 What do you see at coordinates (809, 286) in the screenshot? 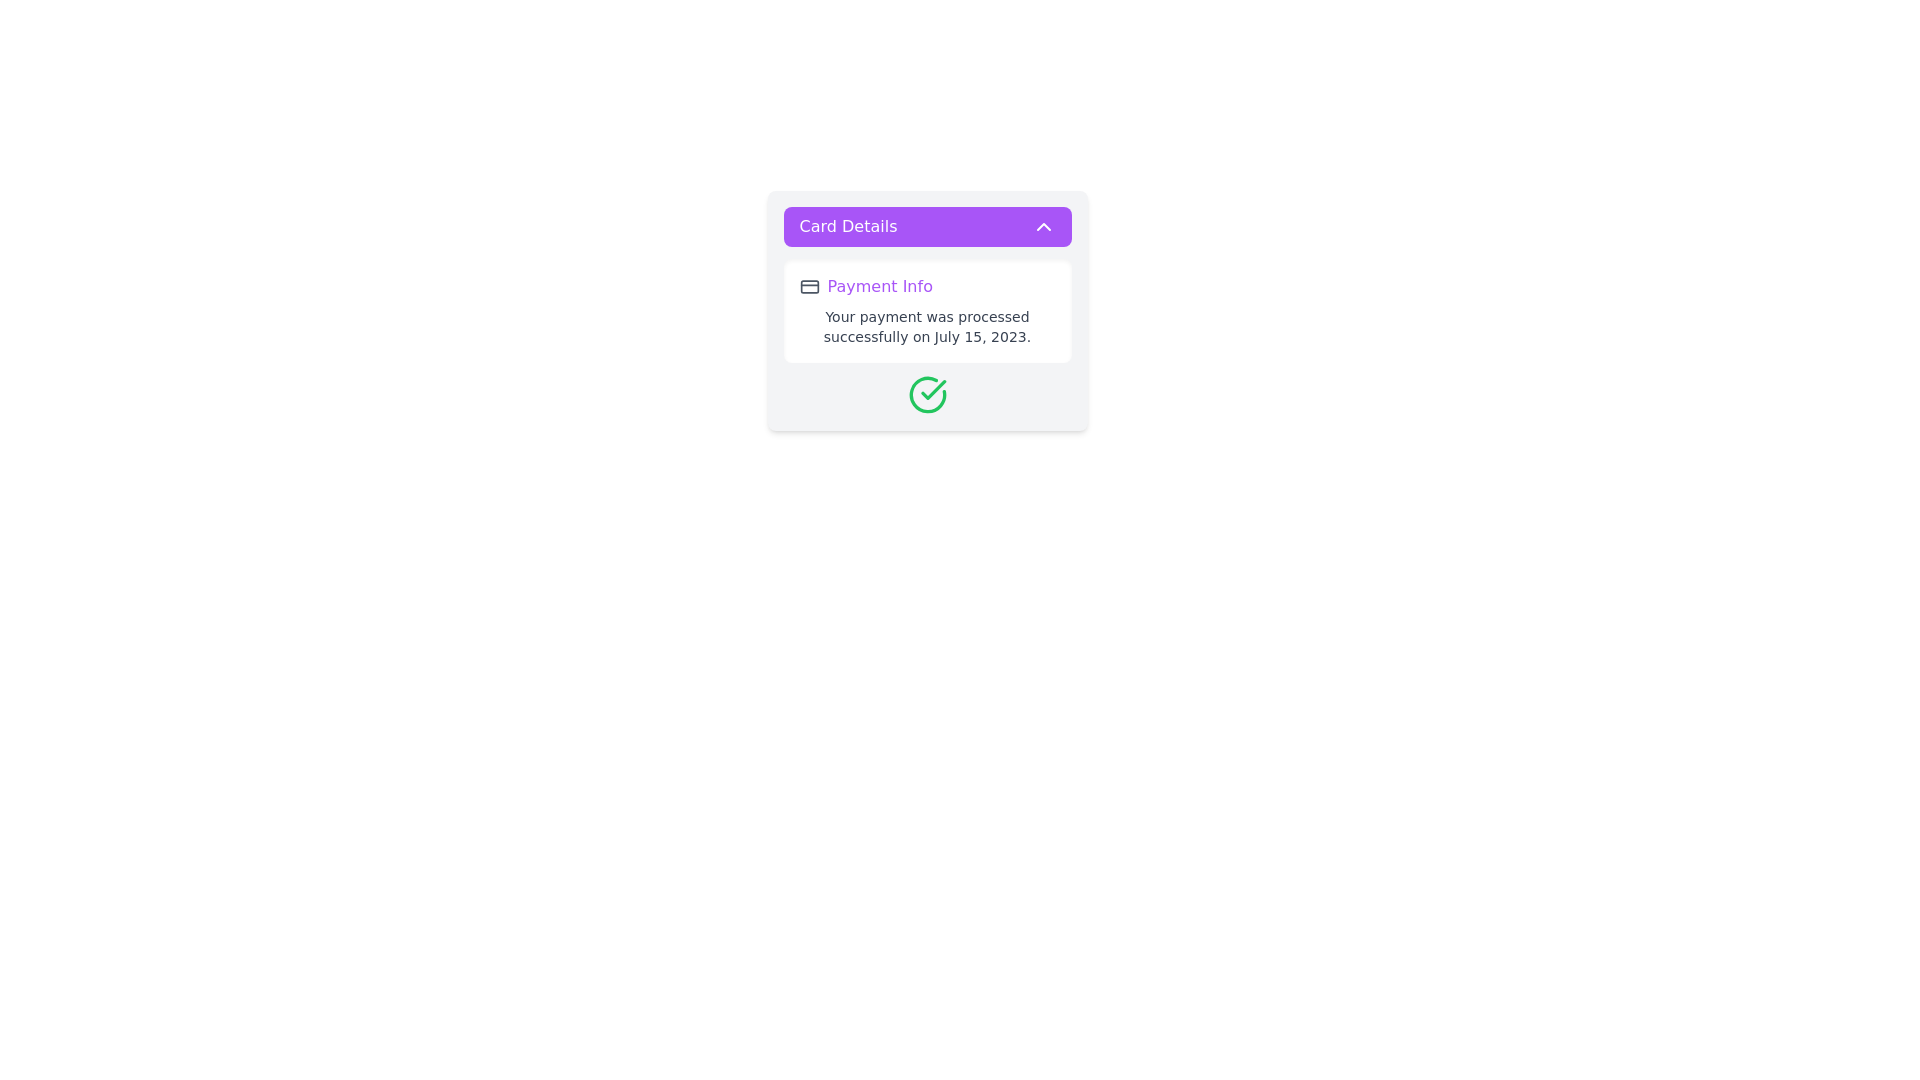
I see `the vector graphic rectangle within the credit card icon that signifies payment functionality` at bounding box center [809, 286].